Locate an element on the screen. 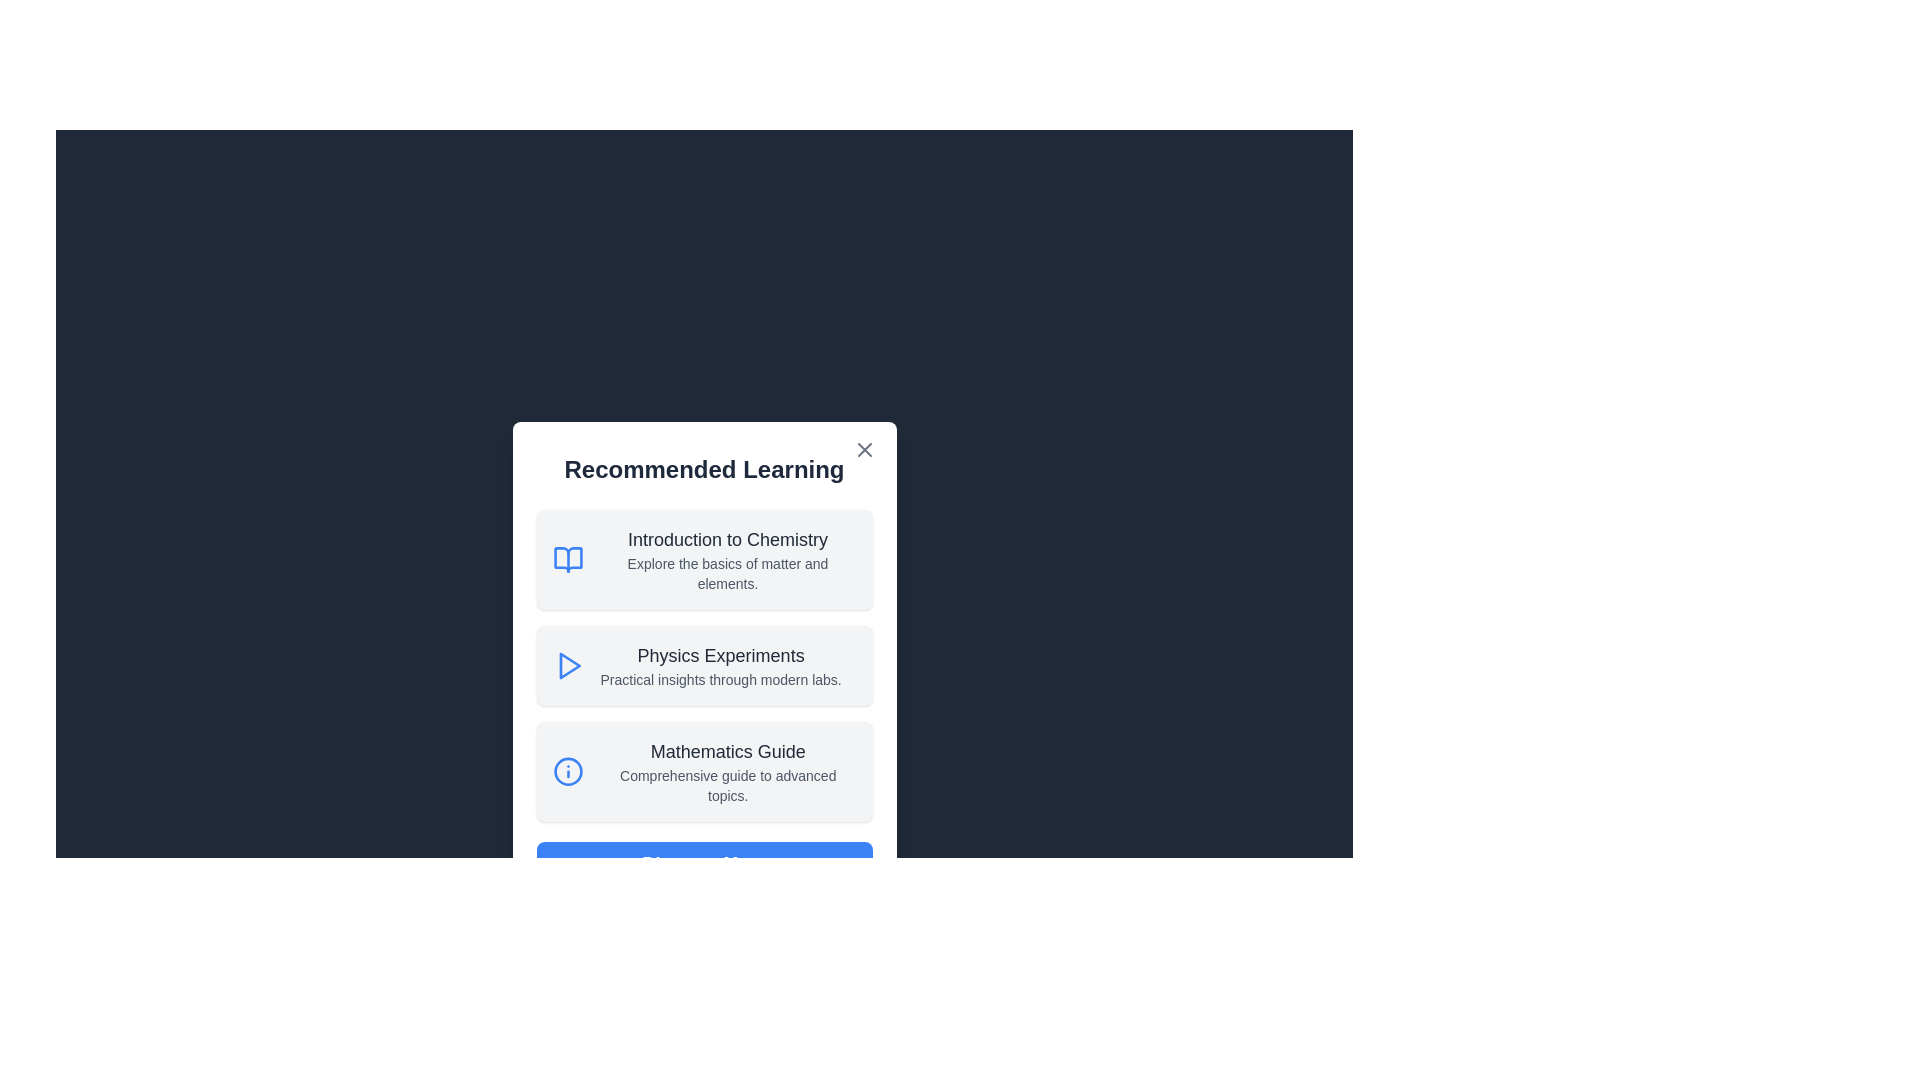  the card for 'Introduction to Chemistry' is located at coordinates (704, 559).